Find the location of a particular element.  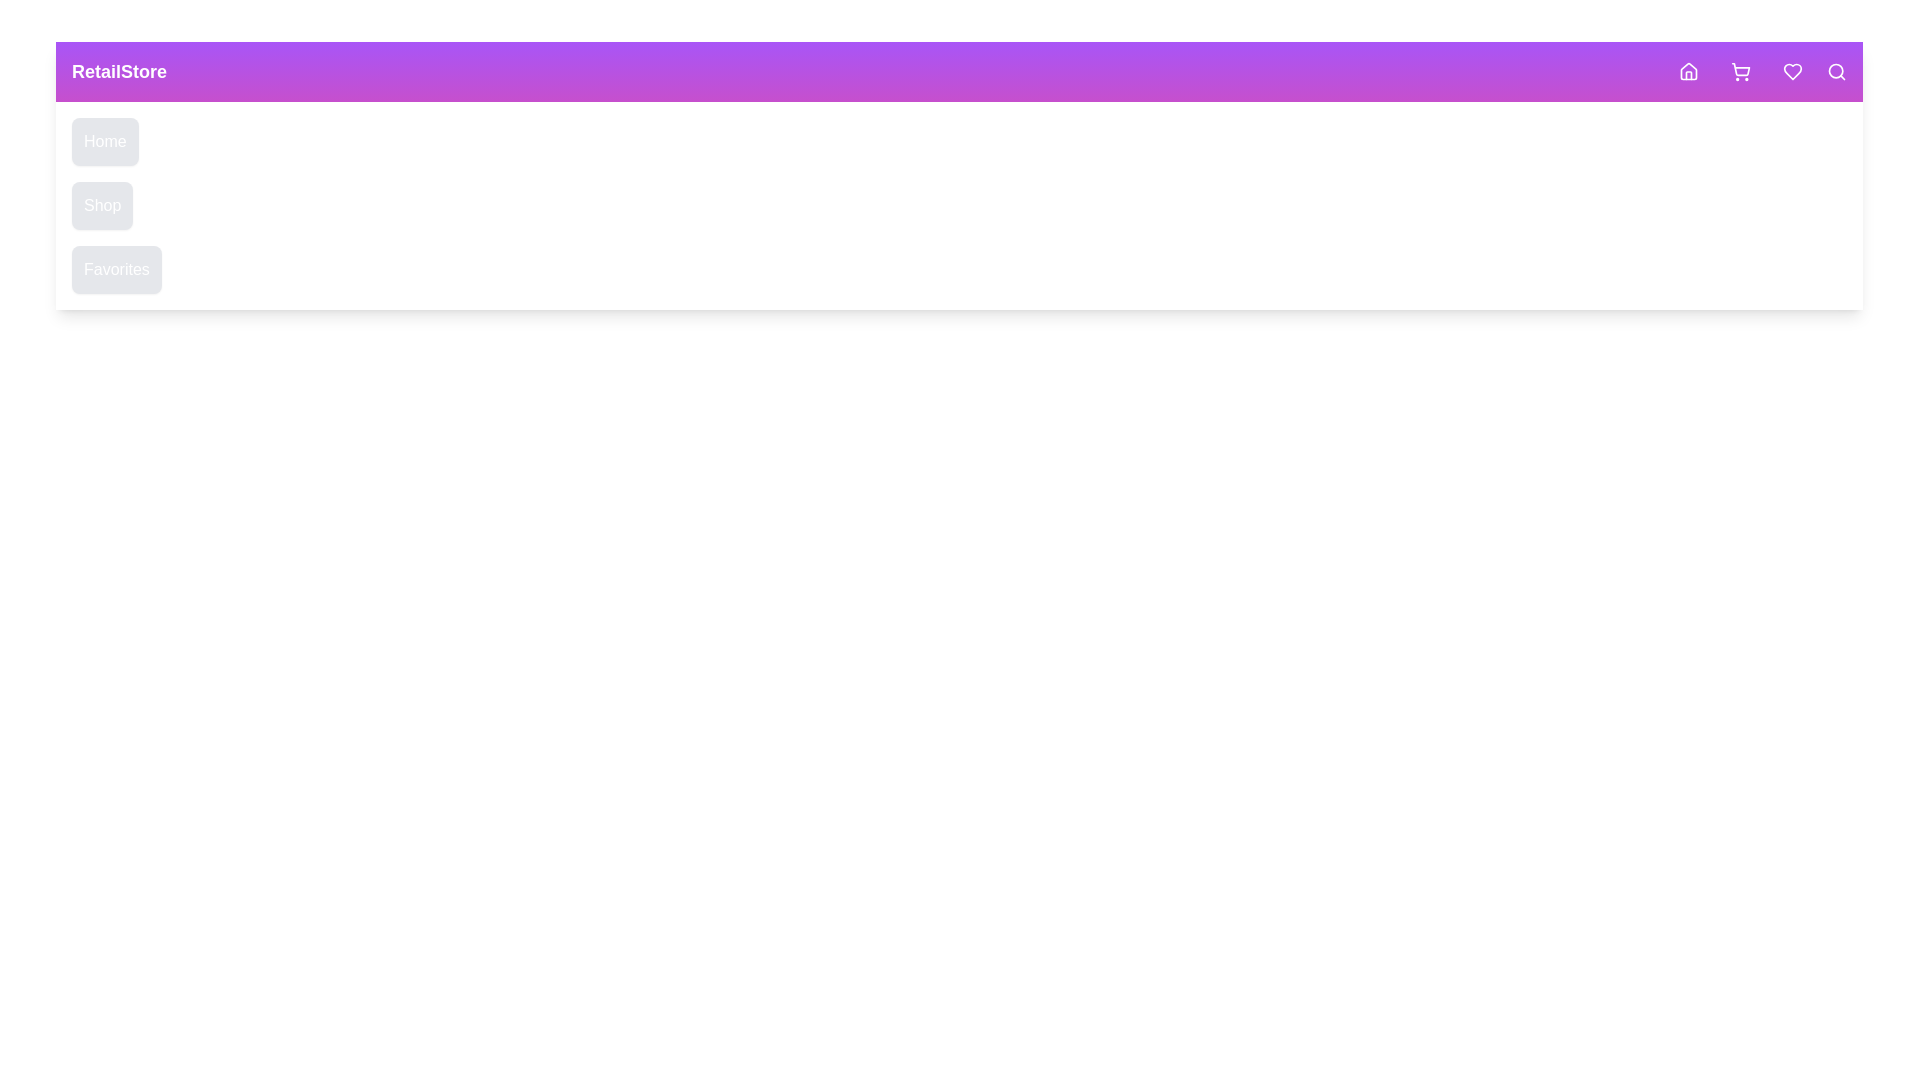

the Home button in the main menu is located at coordinates (104, 141).